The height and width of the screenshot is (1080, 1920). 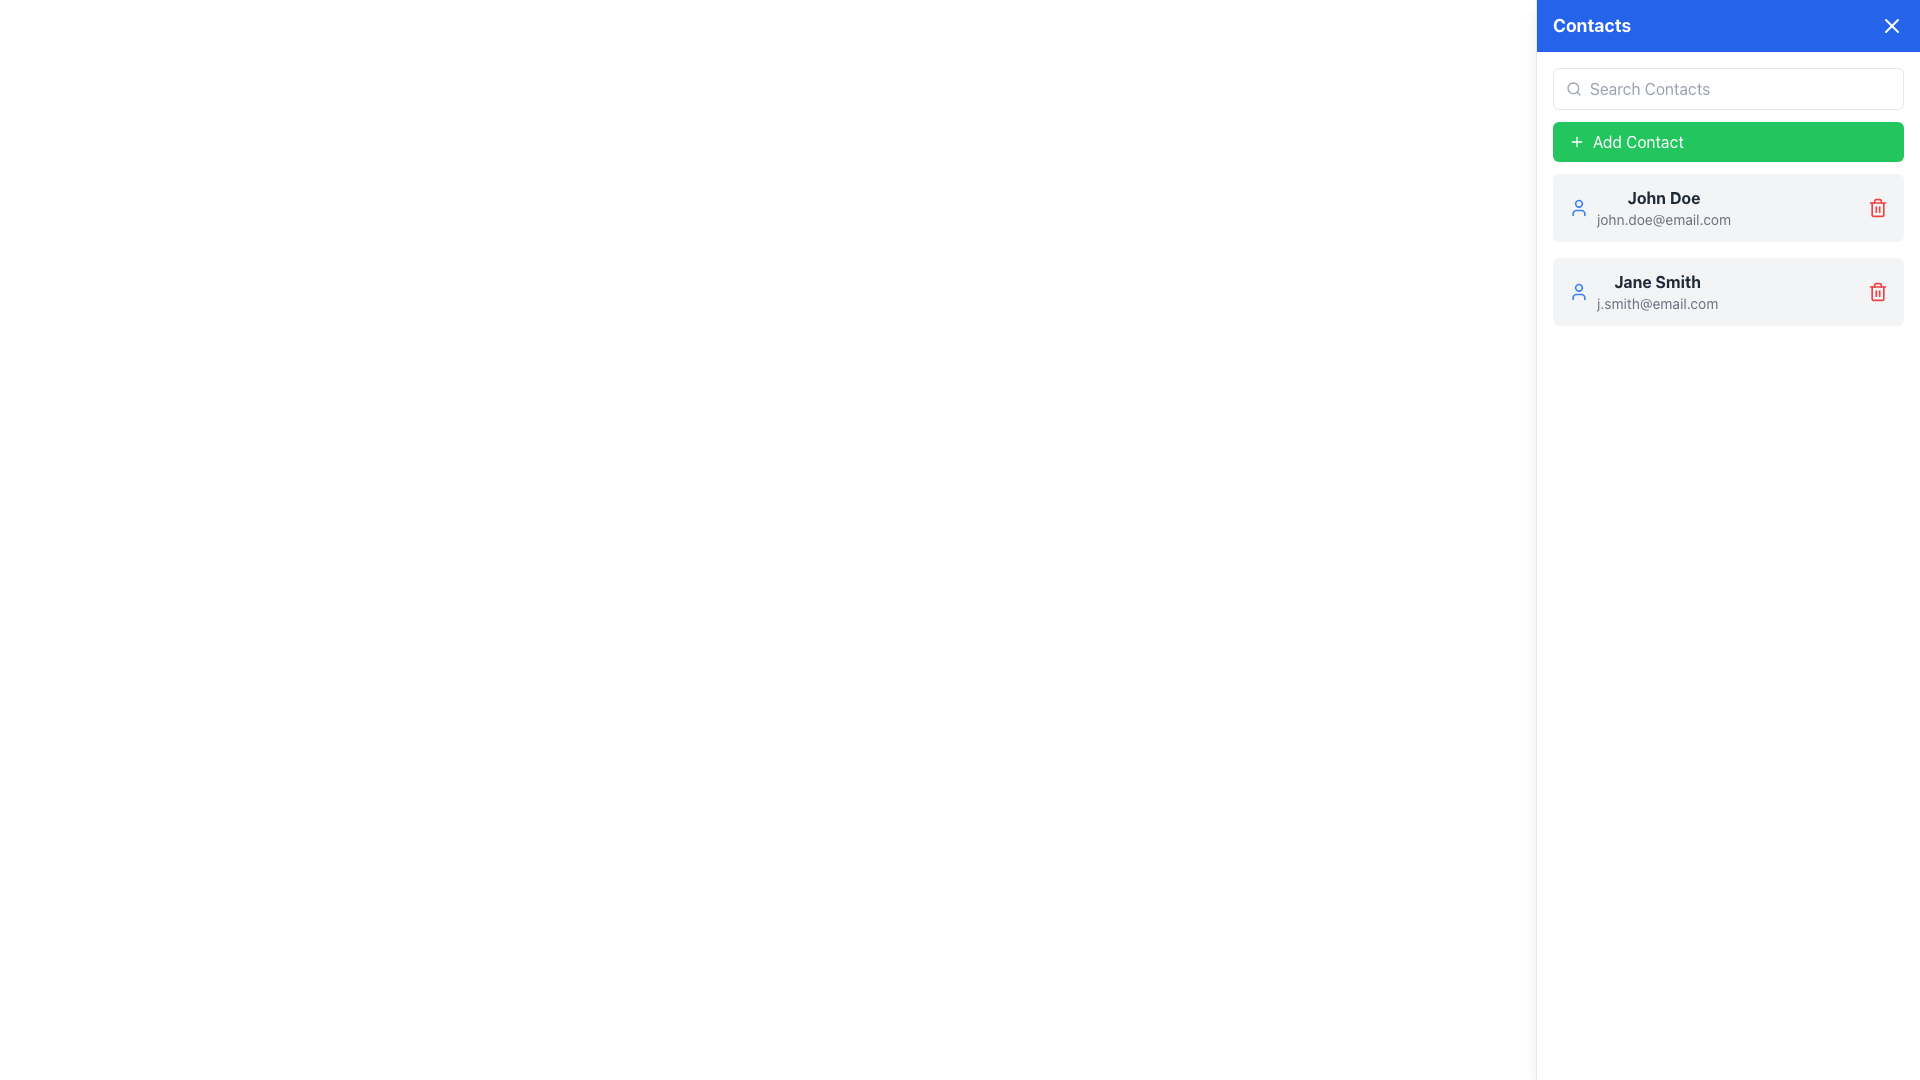 I want to click on static text display showing the name 'John Doe', which is located in the first contact entry under the 'Contacts' section on the right panel, above the email address 'john.doe@email.com', so click(x=1664, y=197).